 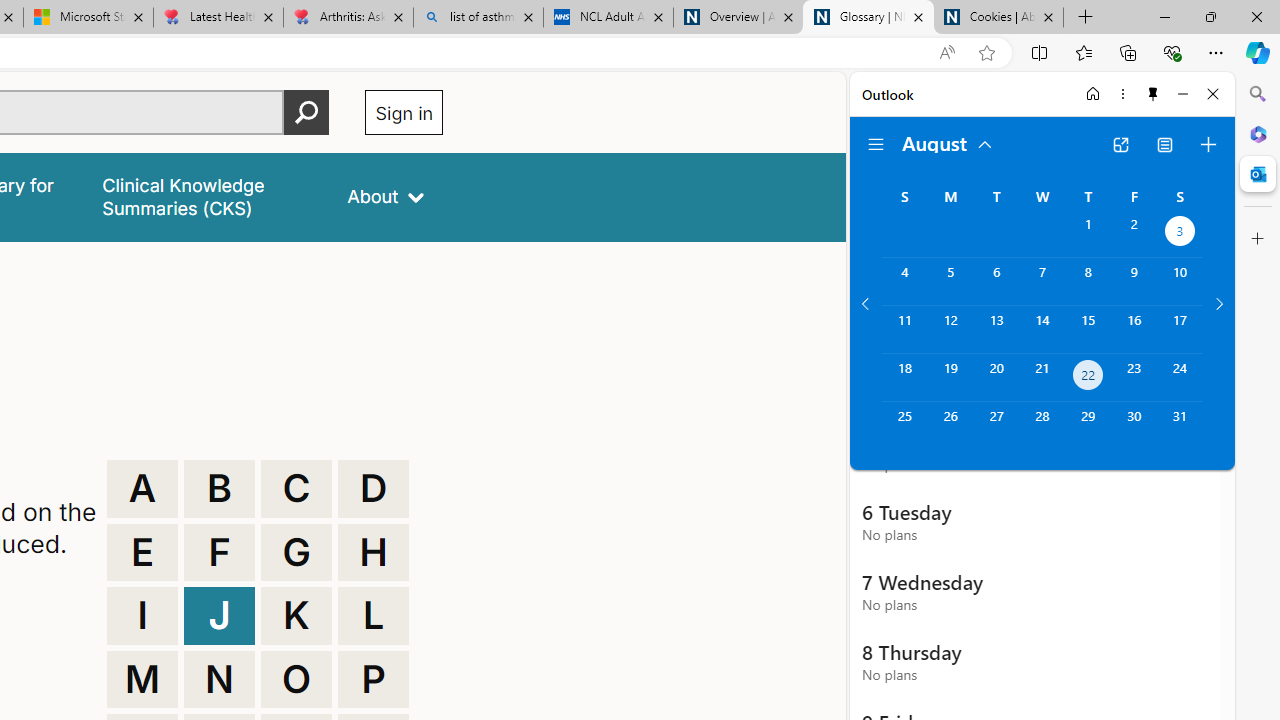 What do you see at coordinates (403, 112) in the screenshot?
I see `'Sign in'` at bounding box center [403, 112].